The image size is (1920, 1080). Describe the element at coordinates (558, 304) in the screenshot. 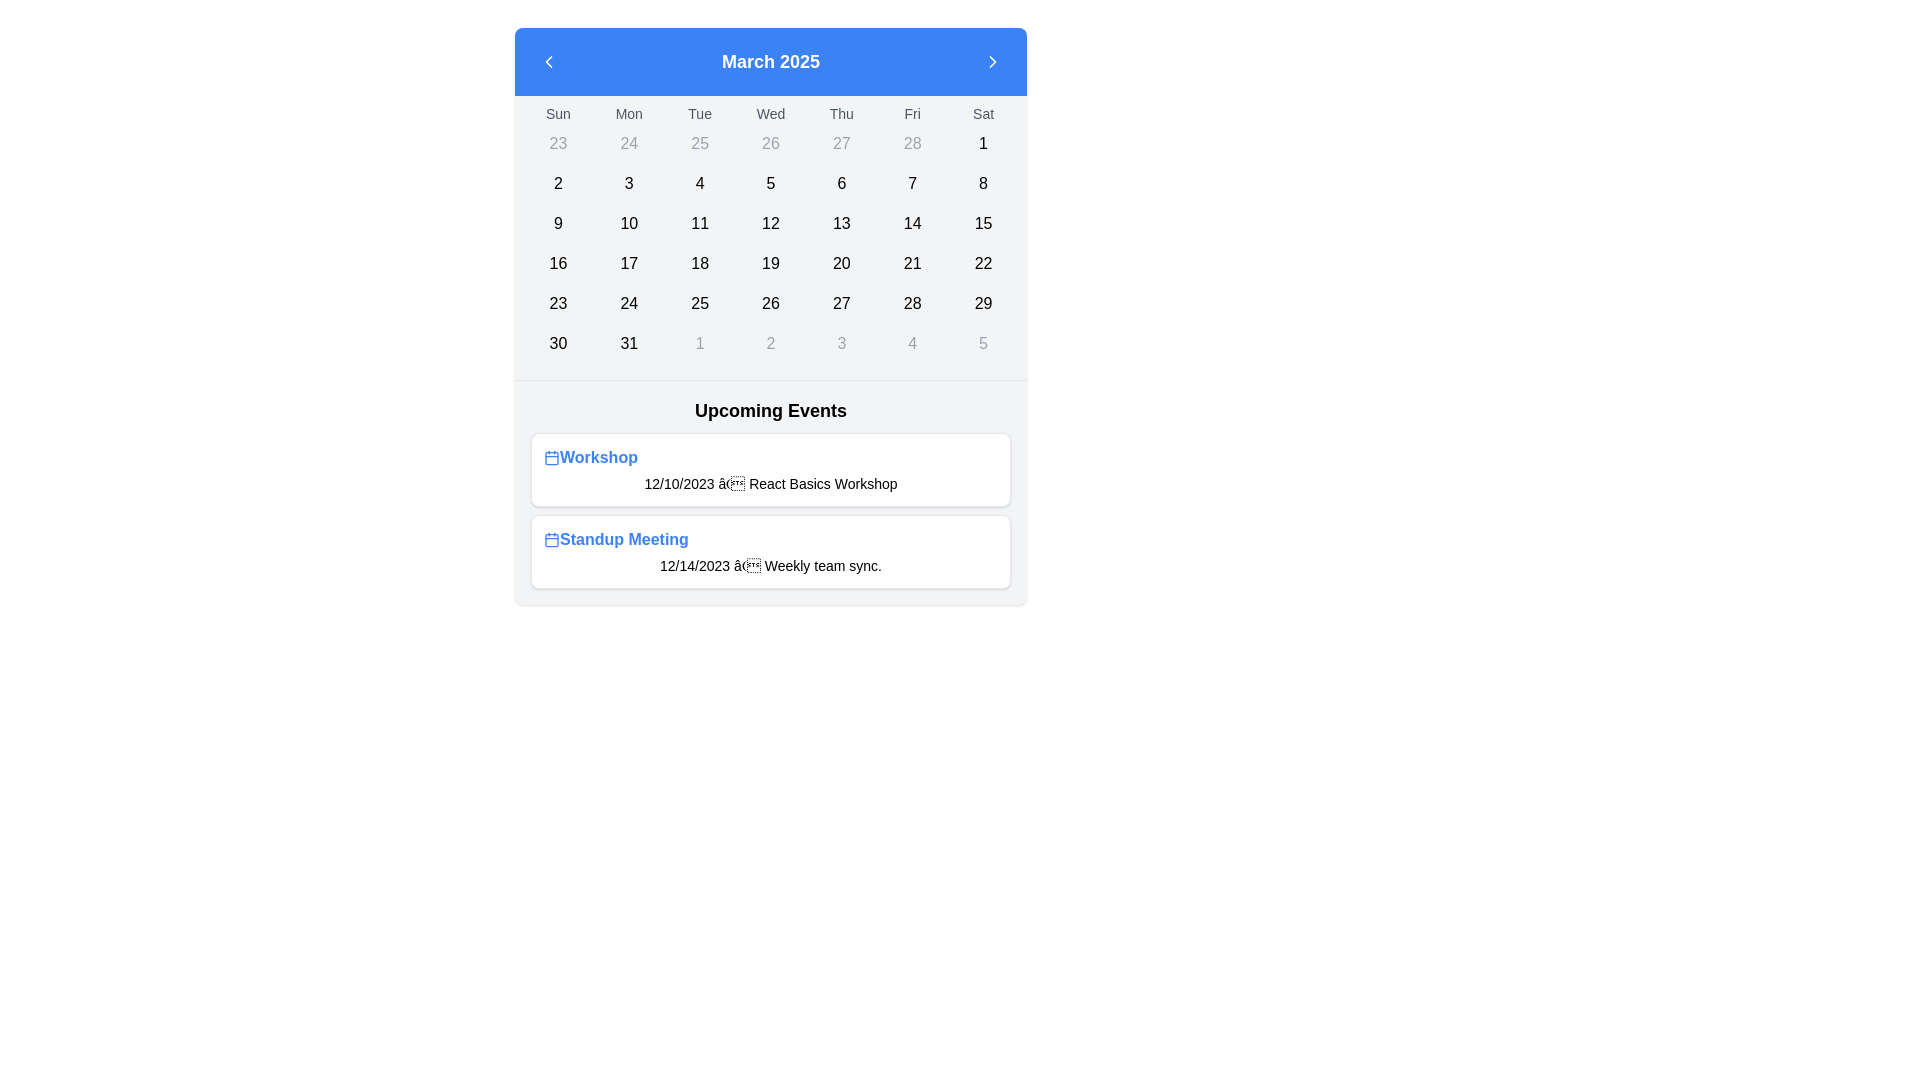

I see `the interactive calendar date cell displaying '23' in the March 2025 calendar` at that location.